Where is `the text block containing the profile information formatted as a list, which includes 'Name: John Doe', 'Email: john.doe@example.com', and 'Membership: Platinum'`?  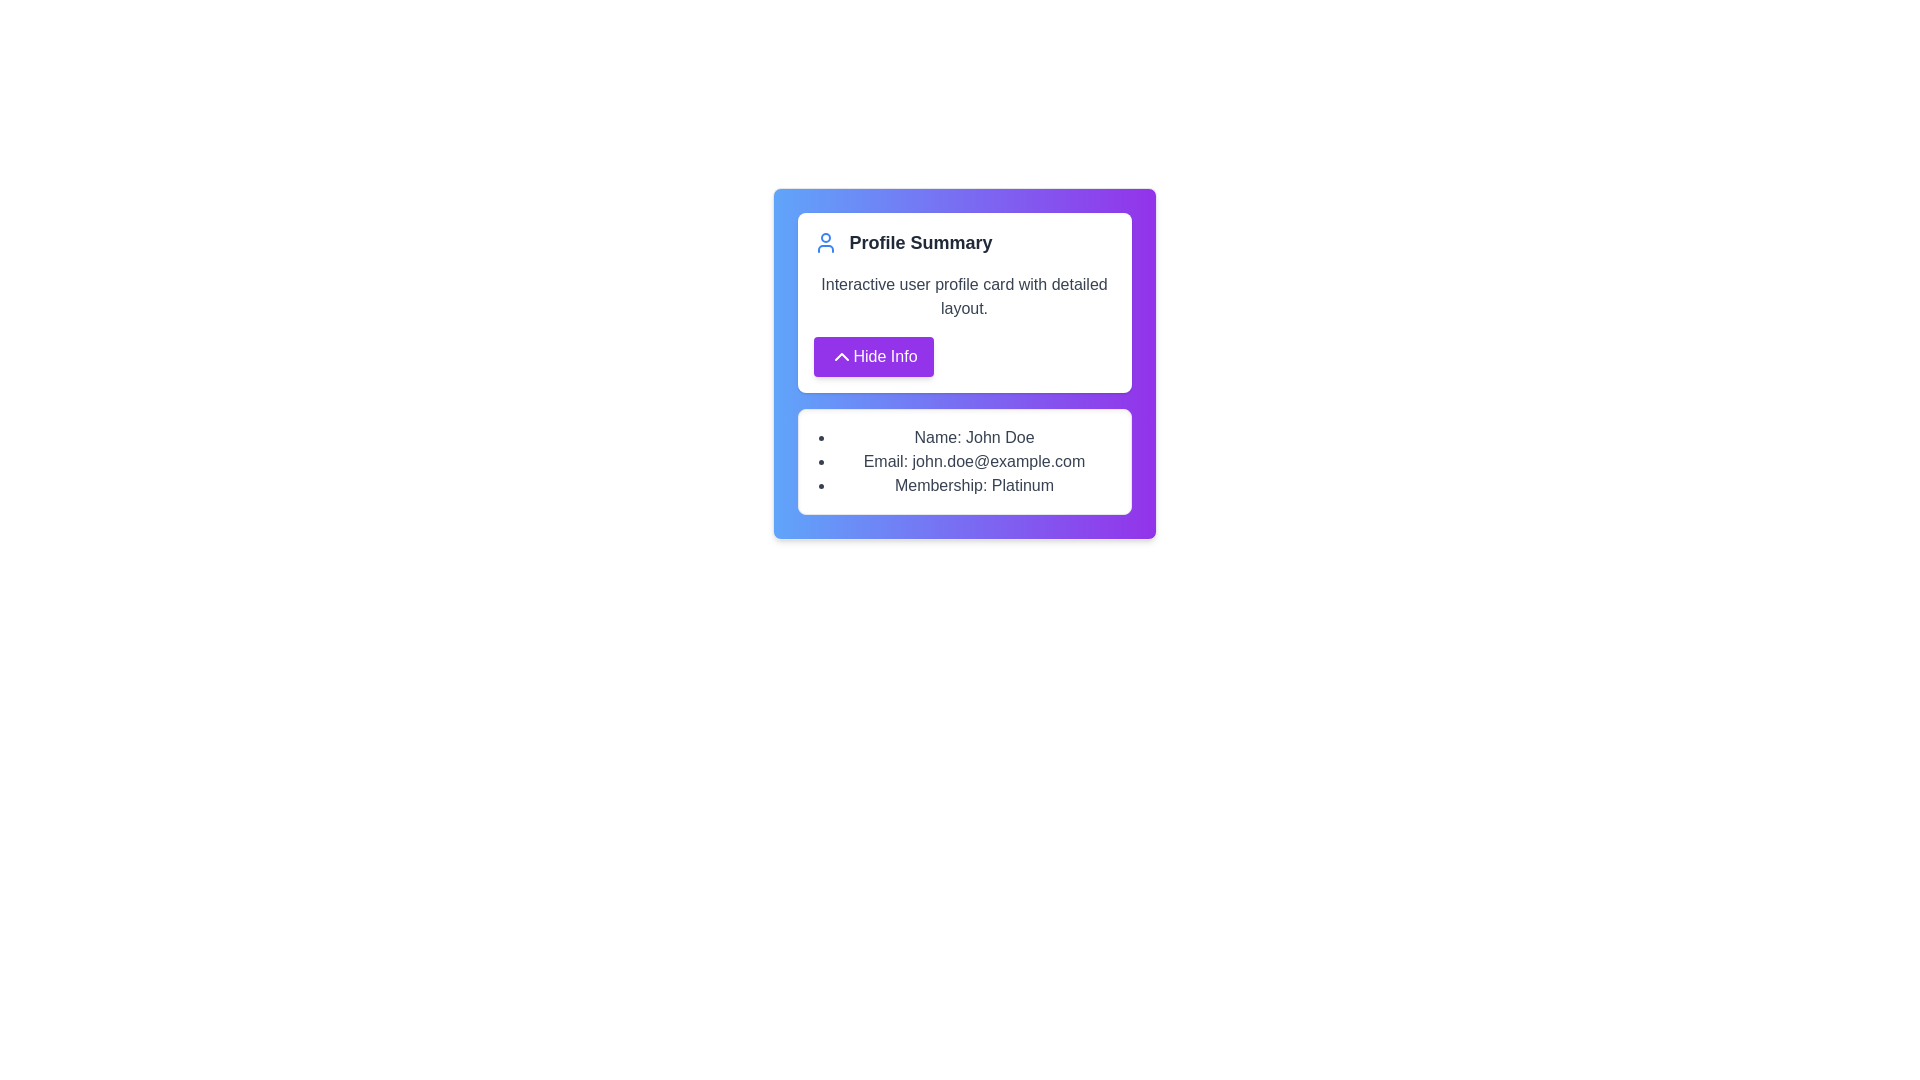
the text block containing the profile information formatted as a list, which includes 'Name: John Doe', 'Email: john.doe@example.com', and 'Membership: Platinum' is located at coordinates (964, 462).